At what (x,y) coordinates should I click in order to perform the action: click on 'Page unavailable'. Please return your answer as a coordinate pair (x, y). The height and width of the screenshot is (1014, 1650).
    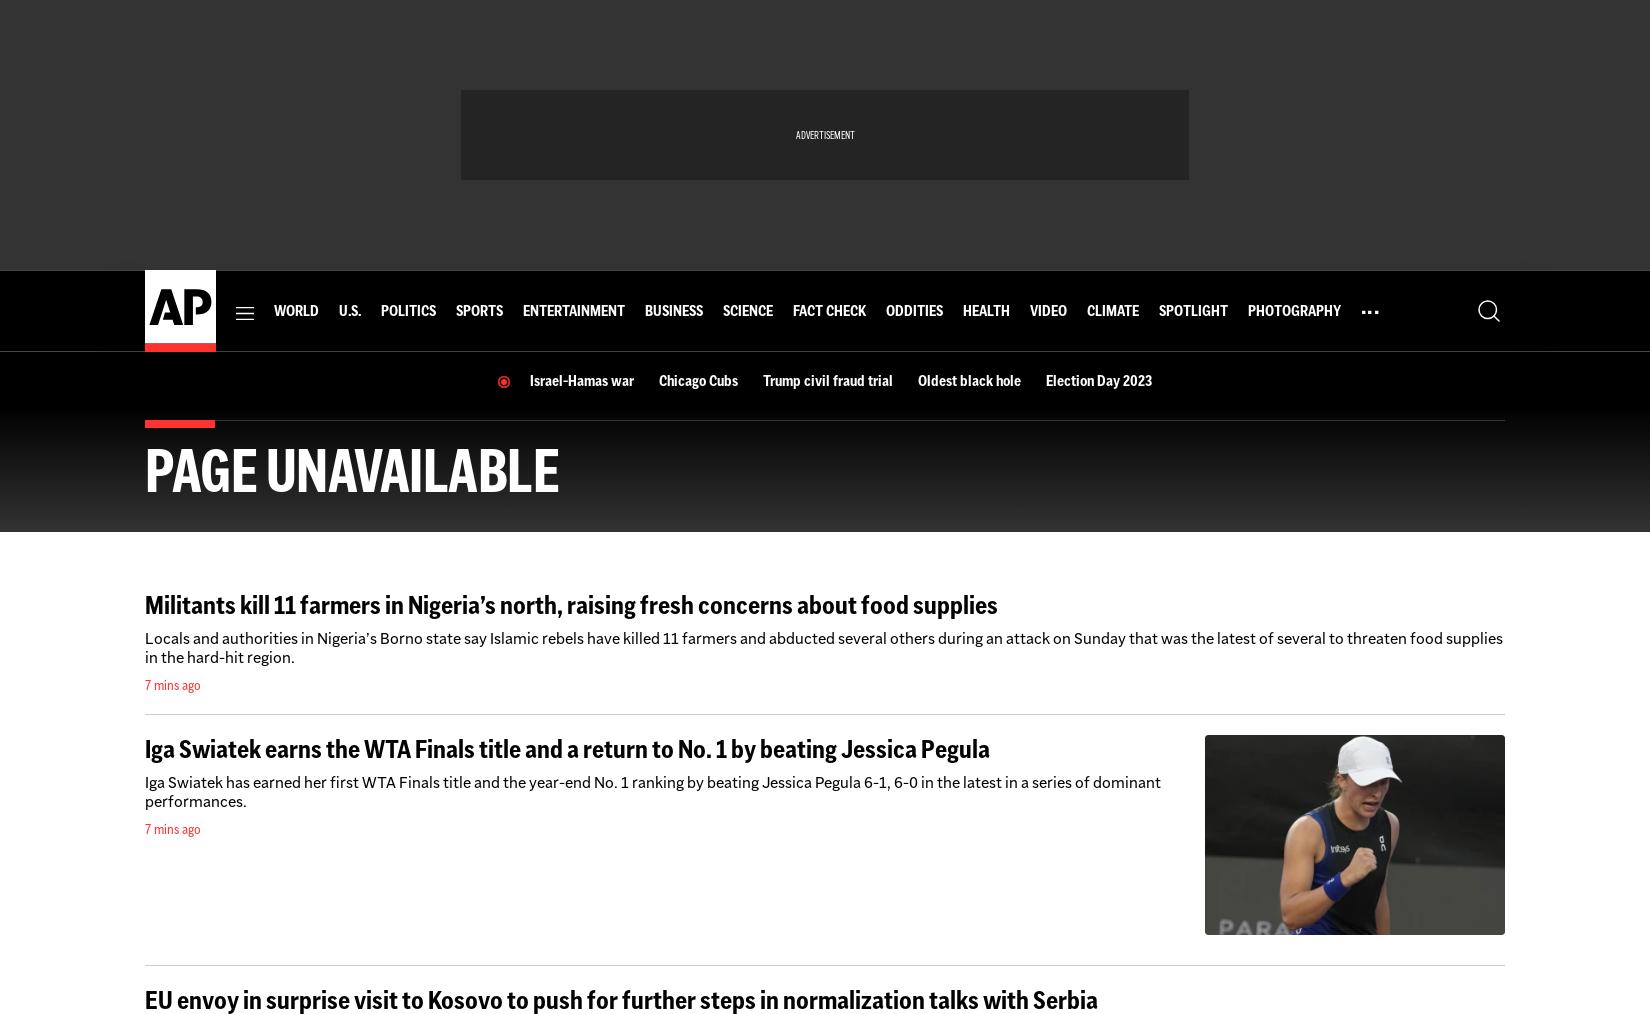
    Looking at the image, I should click on (351, 469).